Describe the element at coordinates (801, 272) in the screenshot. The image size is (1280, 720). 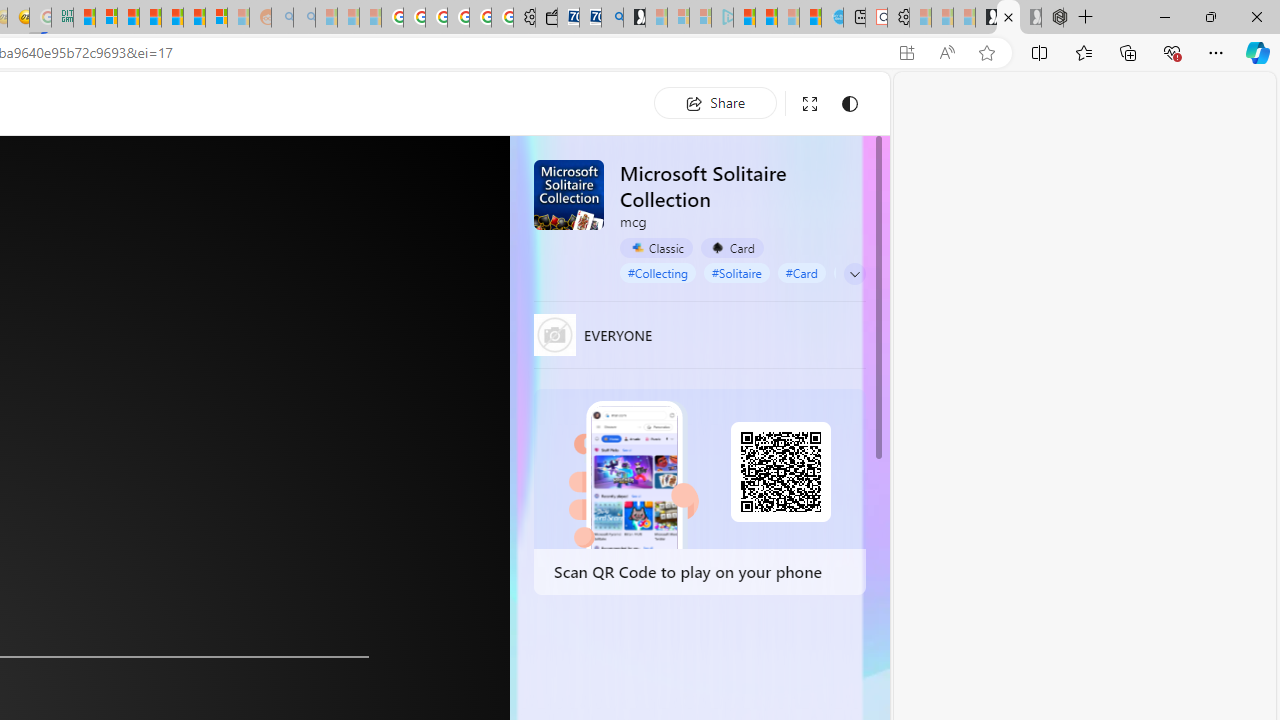
I see `'#Card'` at that location.